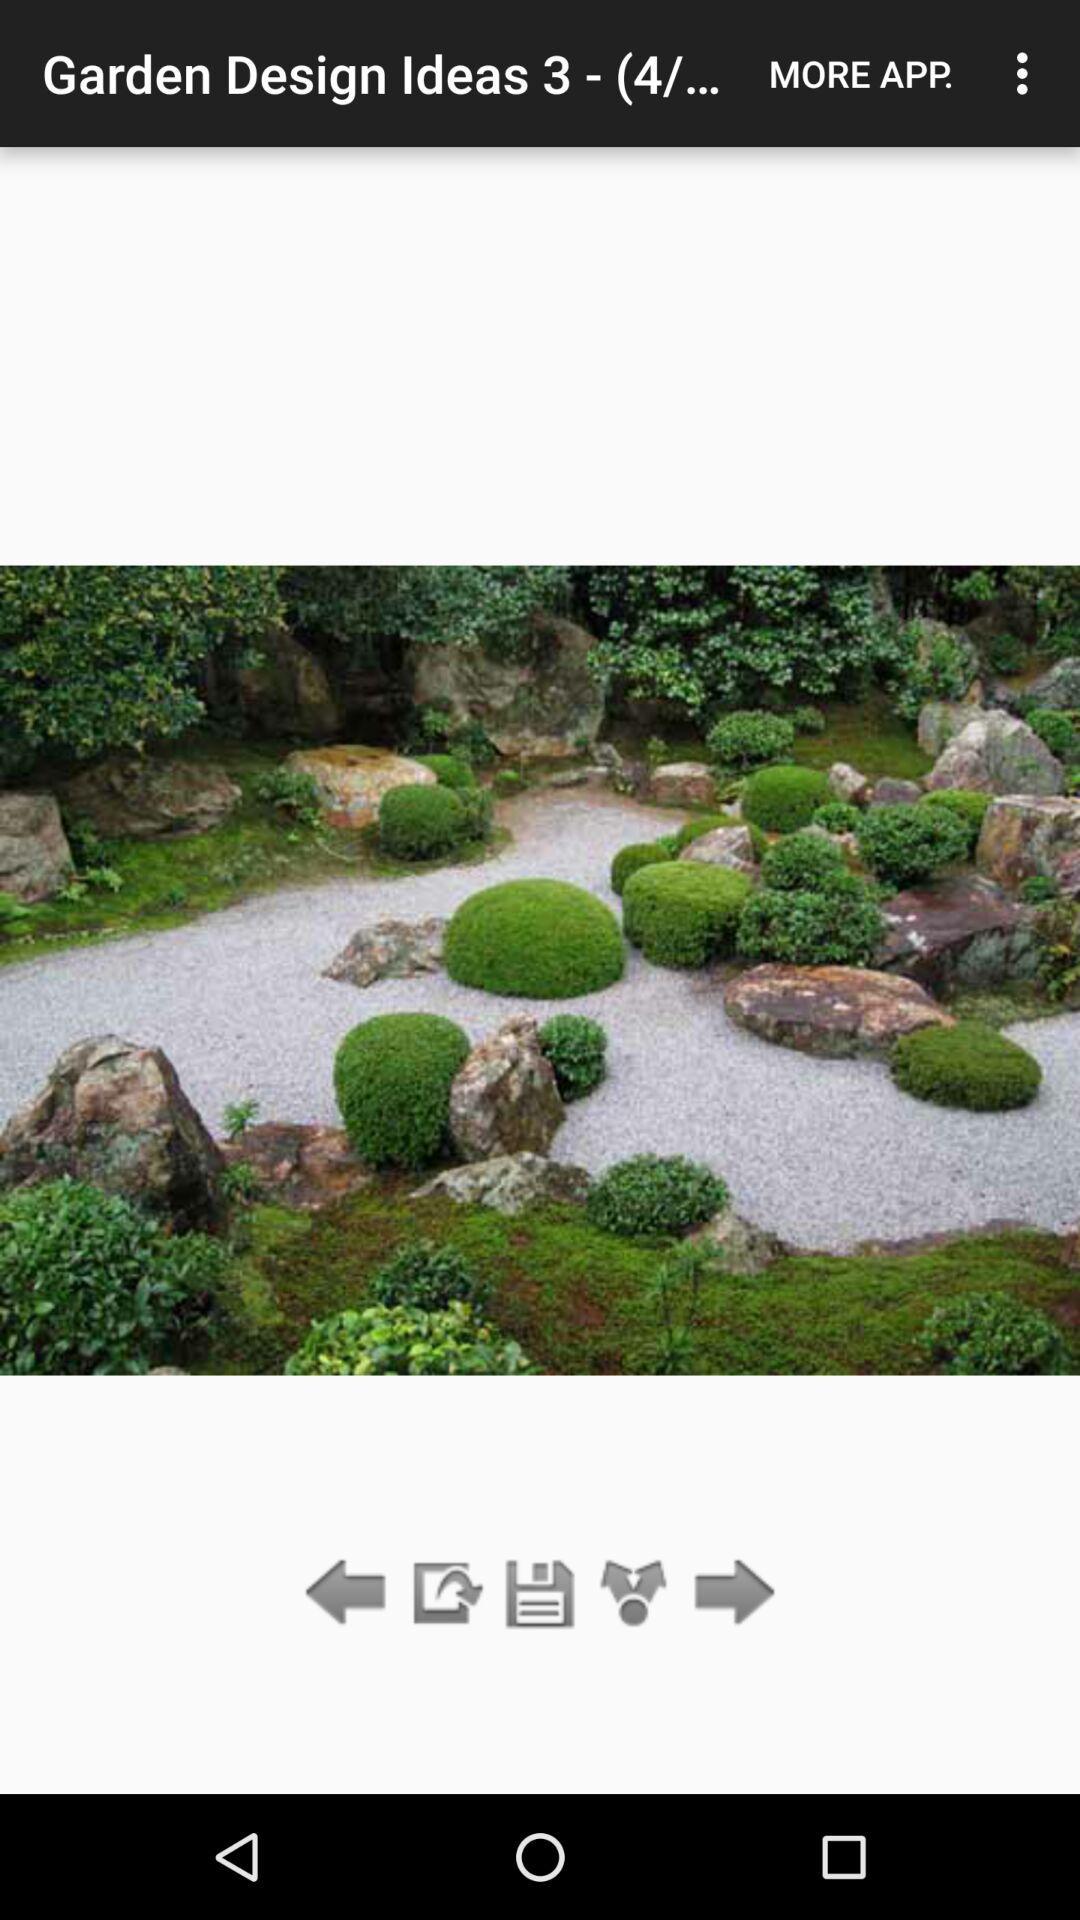 This screenshot has width=1080, height=1920. Describe the element at coordinates (729, 1593) in the screenshot. I see `show the next item` at that location.